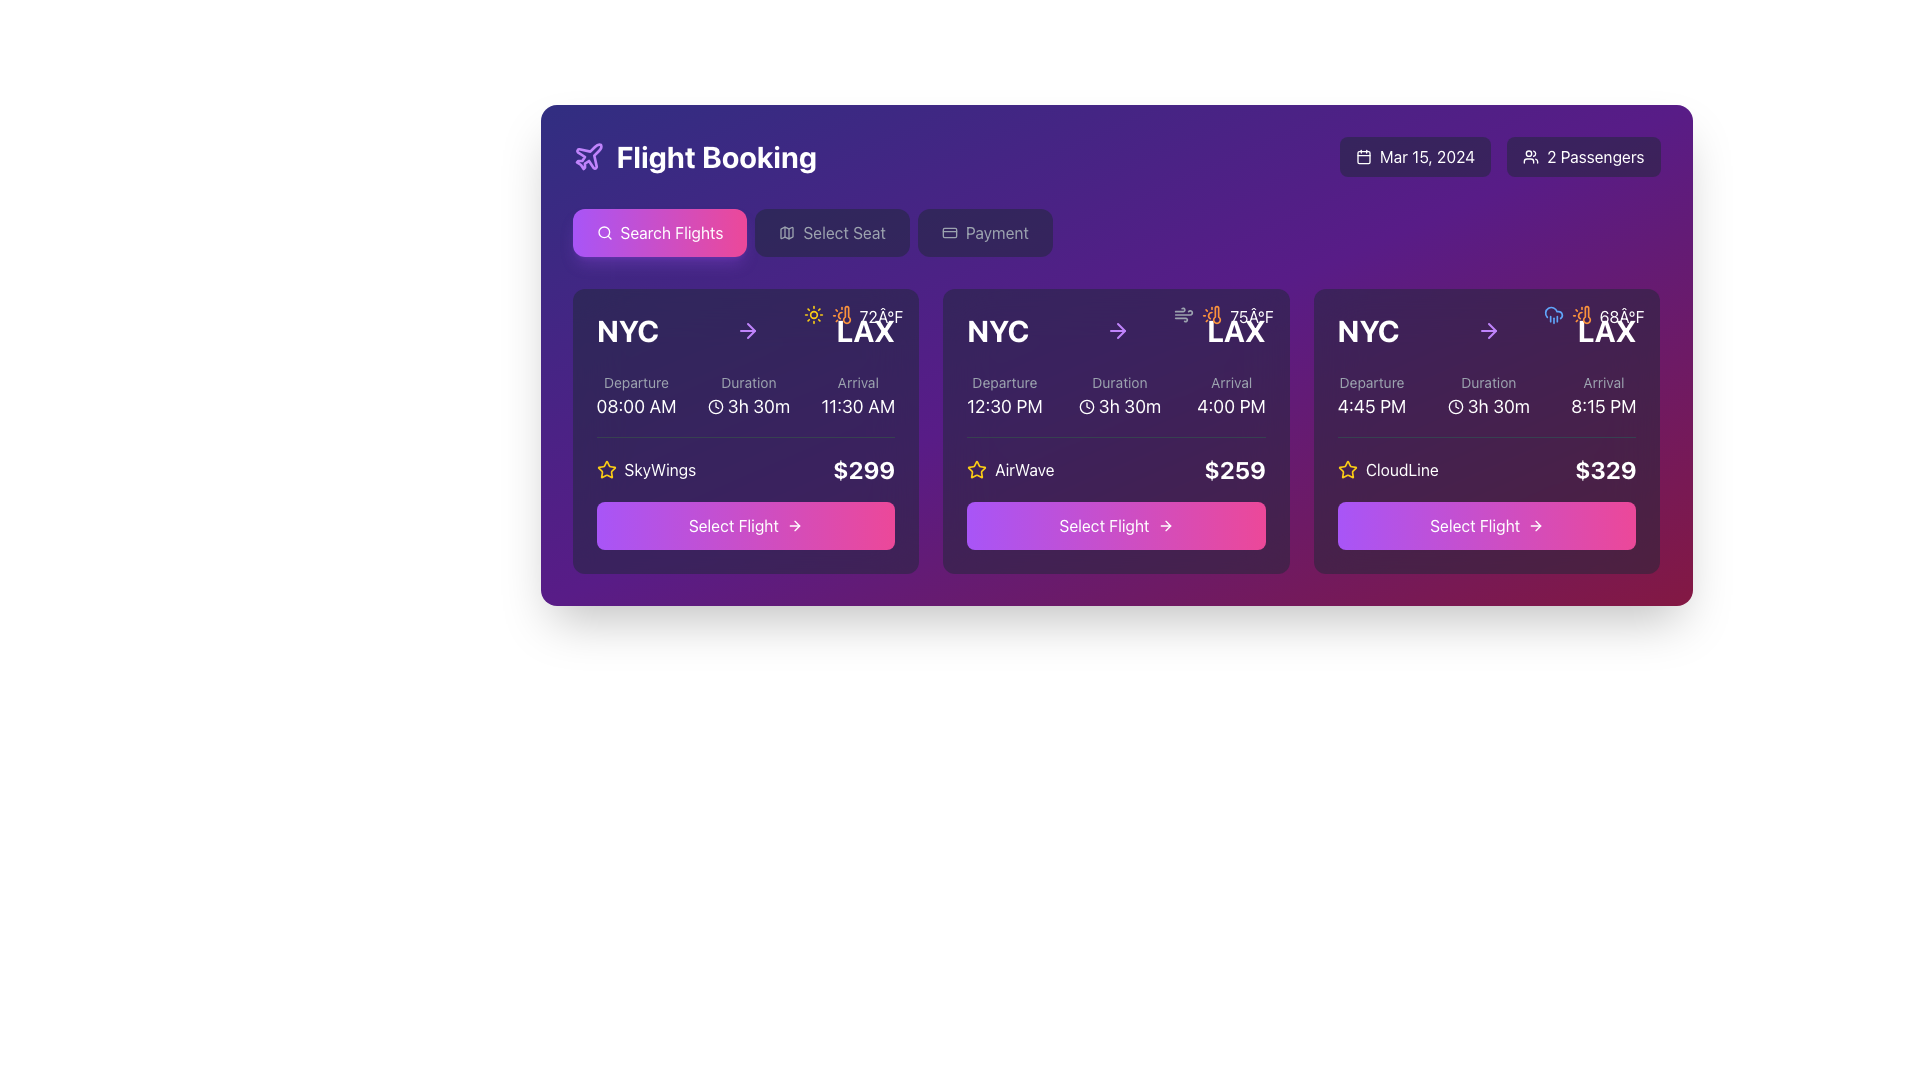 Image resolution: width=1920 pixels, height=1080 pixels. What do you see at coordinates (1347, 469) in the screenshot?
I see `the star-shaped icon with a yellow border and purple fill located next to the text 'SkyWings' in the flight options card layout` at bounding box center [1347, 469].